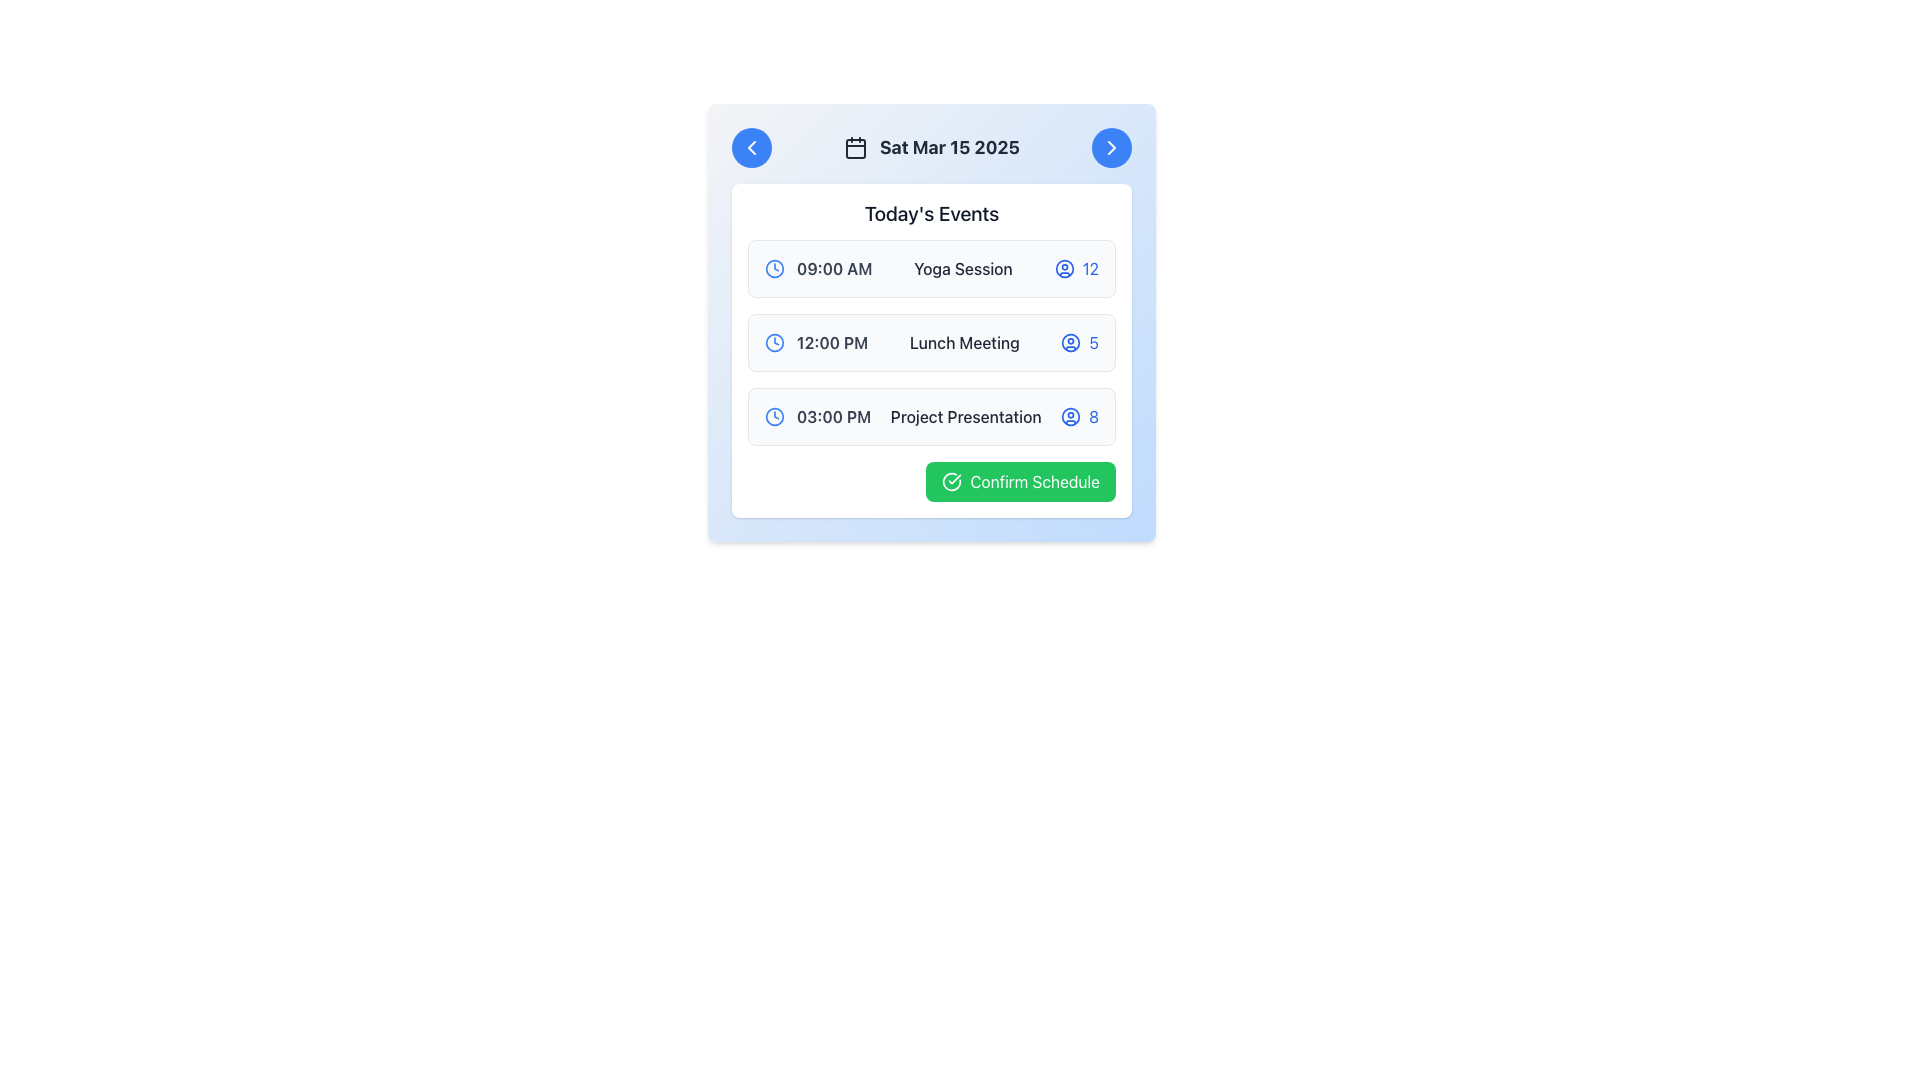 The image size is (1920, 1080). What do you see at coordinates (1079, 415) in the screenshot?
I see `text label displaying the number '8' styled in blue font, located next to a user icon in the third row of 'Today's Events'` at bounding box center [1079, 415].